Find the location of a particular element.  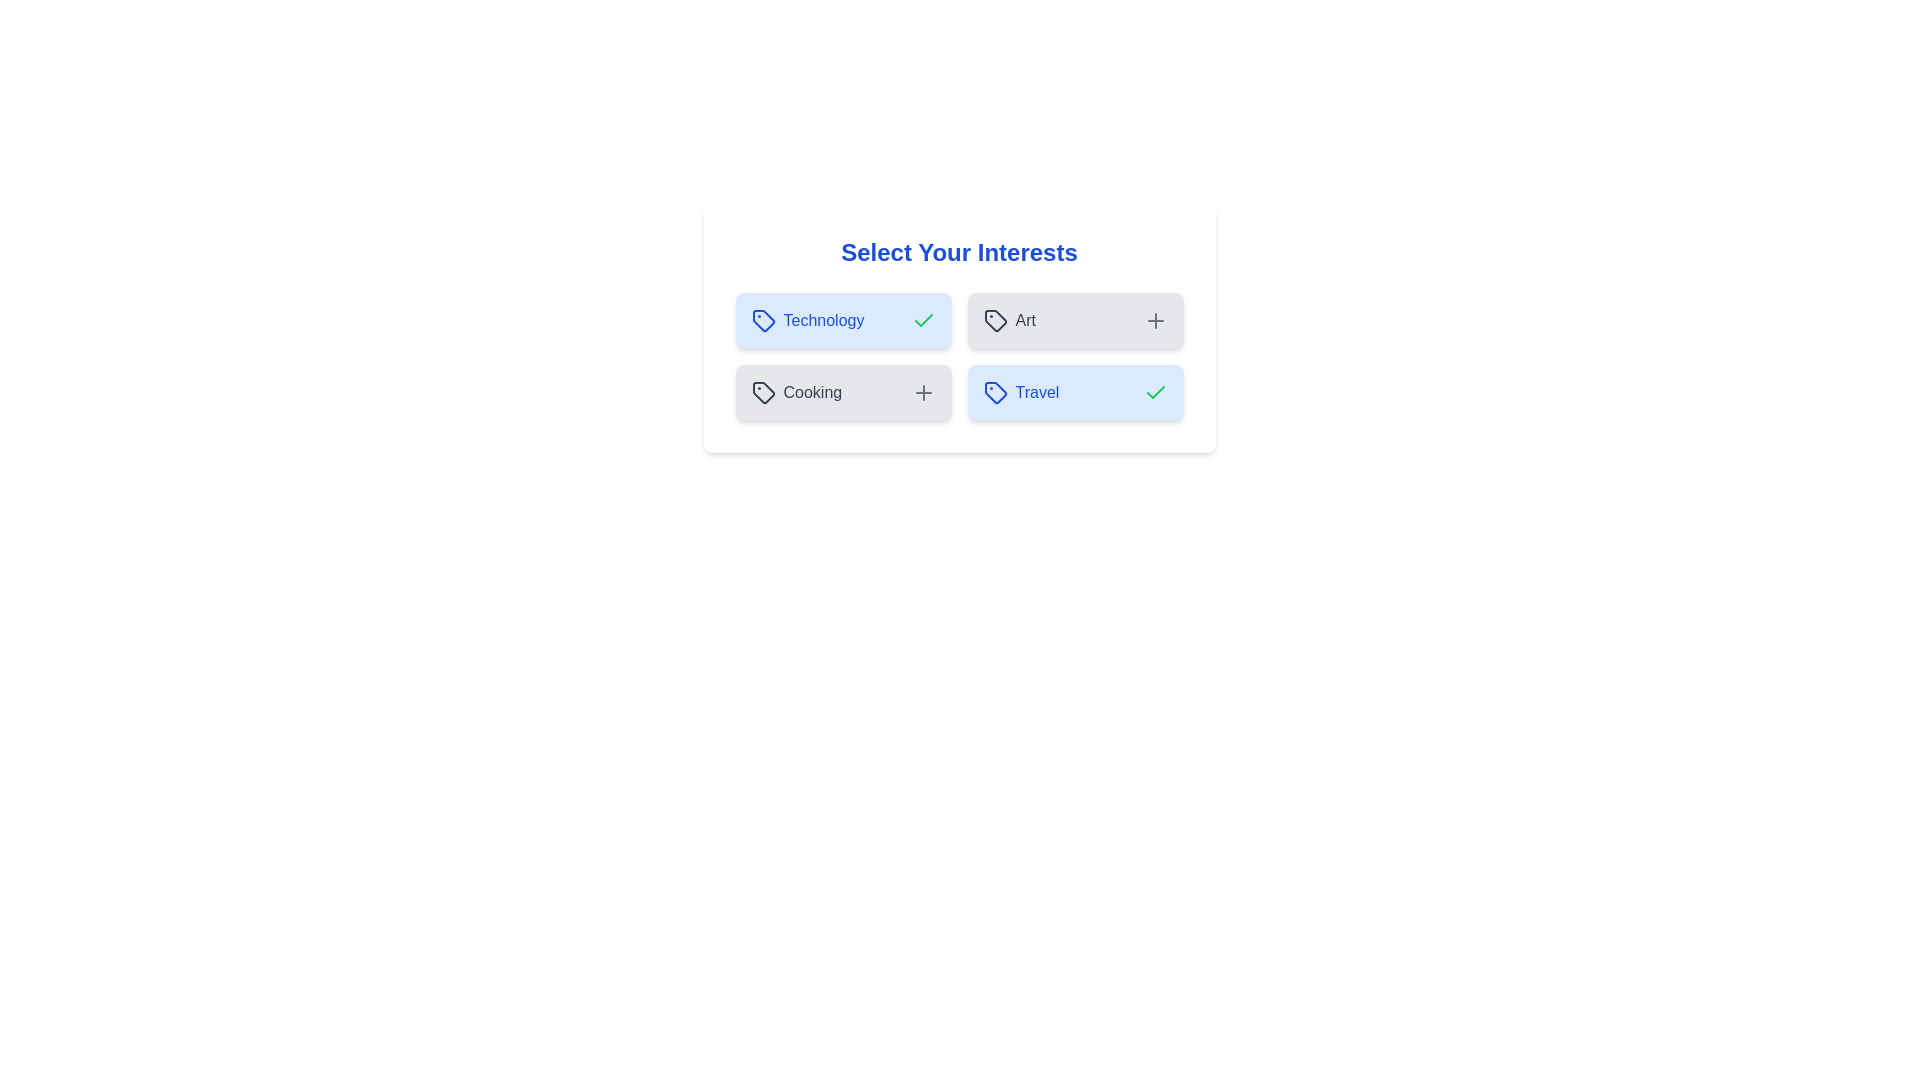

the interest labeled Technology is located at coordinates (843, 319).